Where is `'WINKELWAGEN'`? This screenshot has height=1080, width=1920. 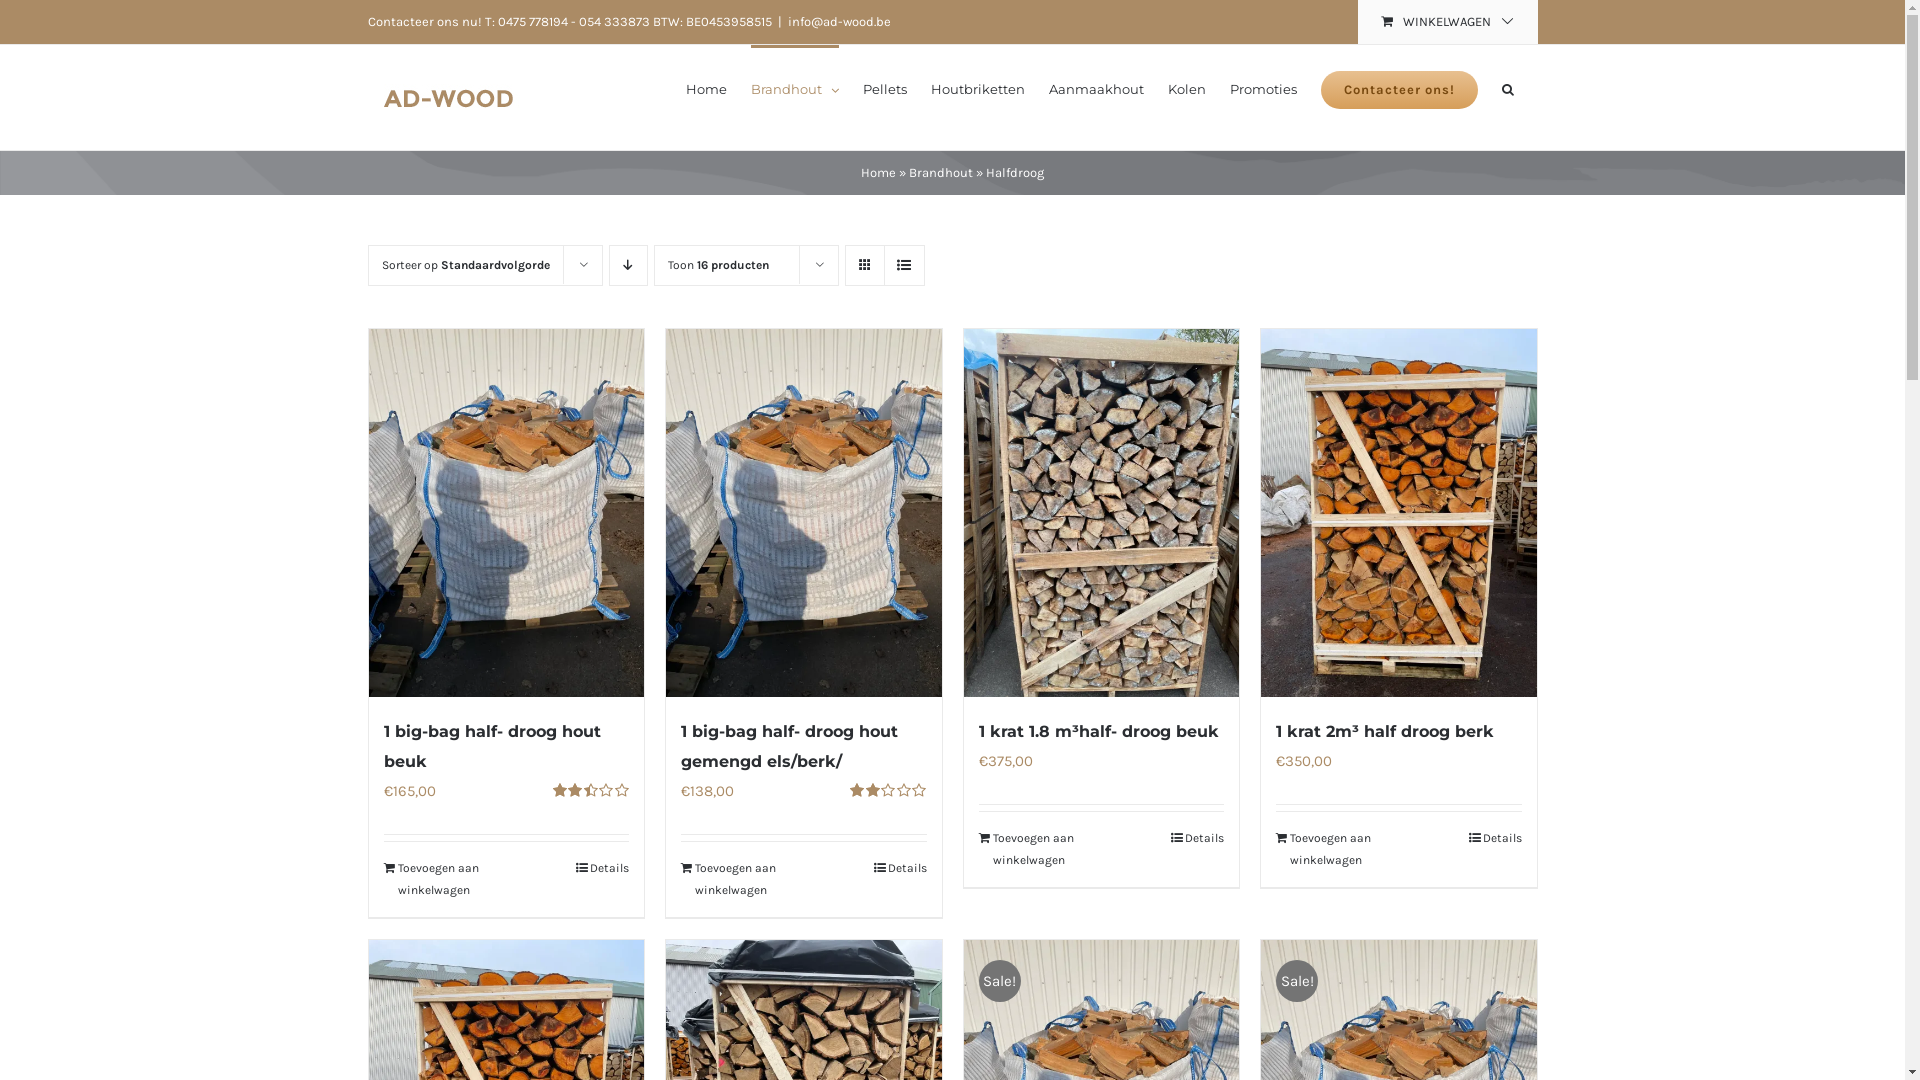
'WINKELWAGEN' is located at coordinates (1448, 22).